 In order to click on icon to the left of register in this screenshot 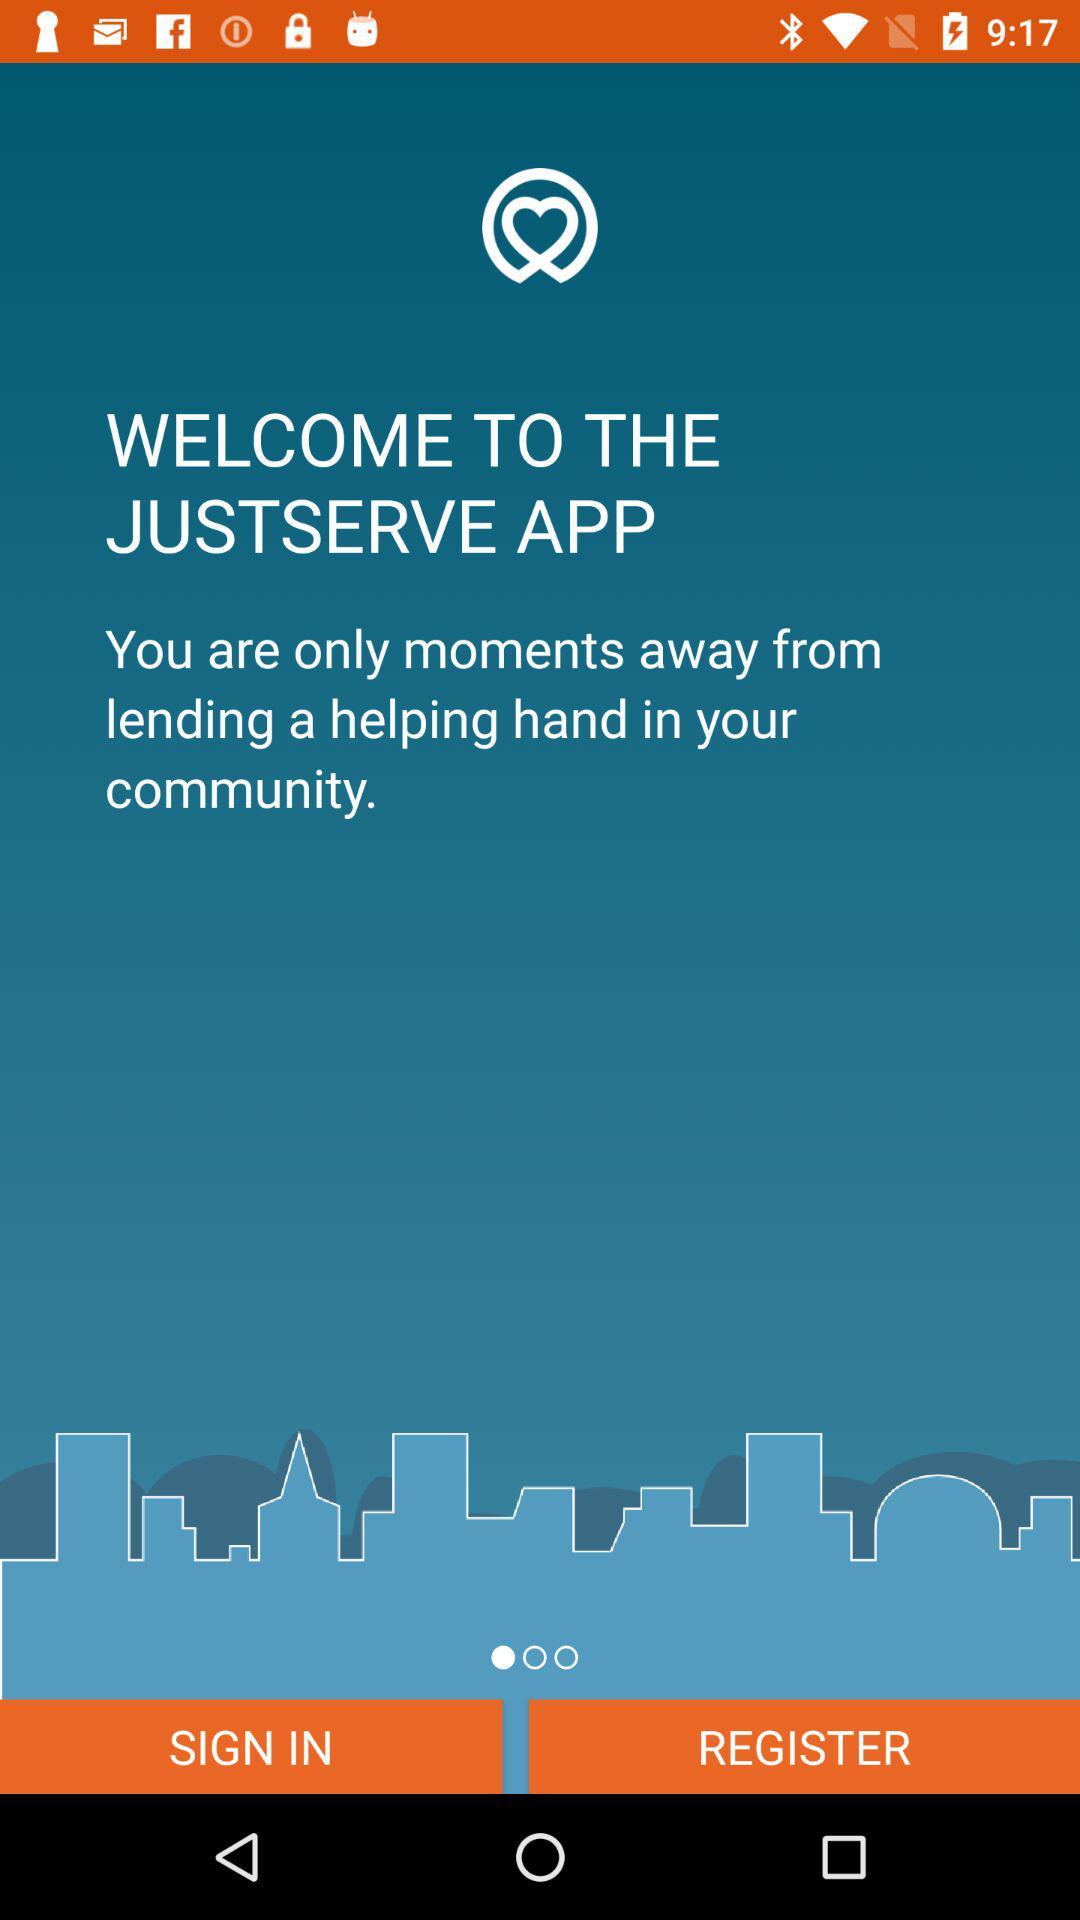, I will do `click(250, 1745)`.